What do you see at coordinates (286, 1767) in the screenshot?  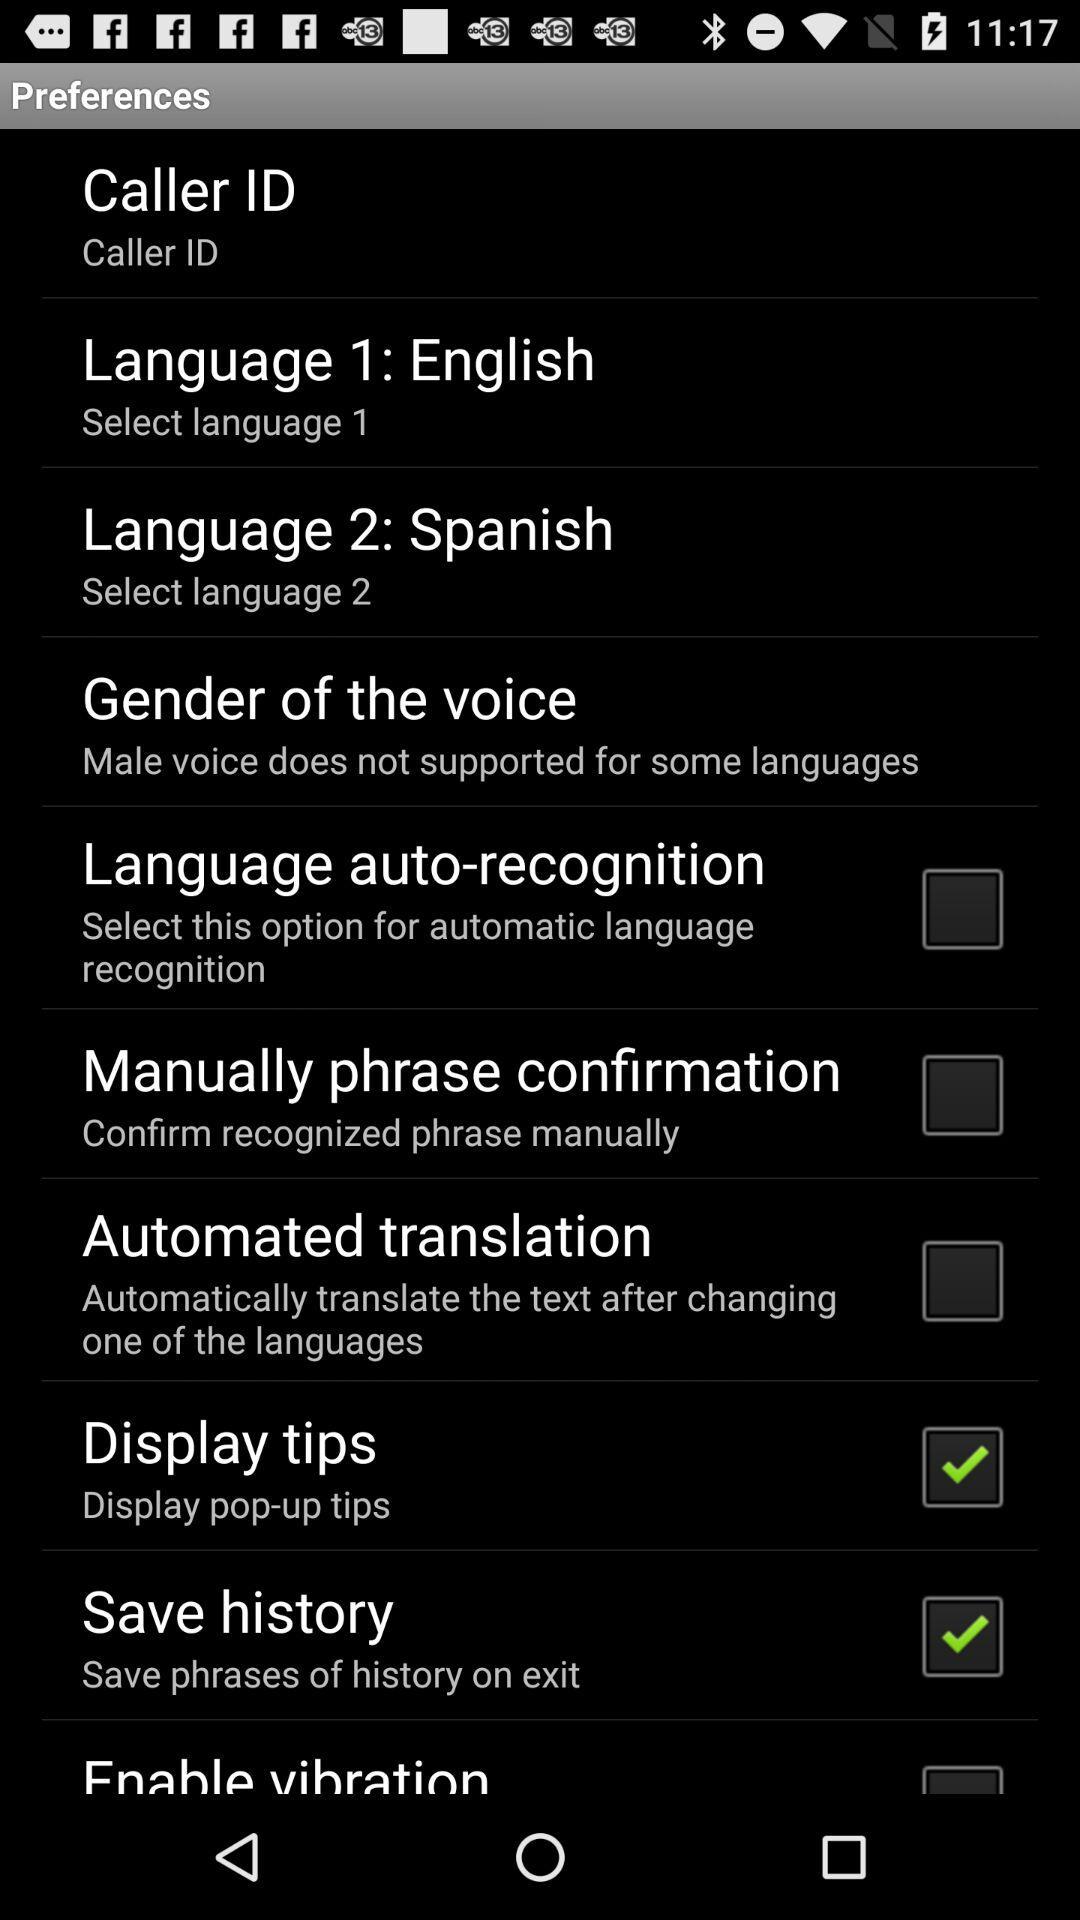 I see `the app below save phrases of` at bounding box center [286, 1767].